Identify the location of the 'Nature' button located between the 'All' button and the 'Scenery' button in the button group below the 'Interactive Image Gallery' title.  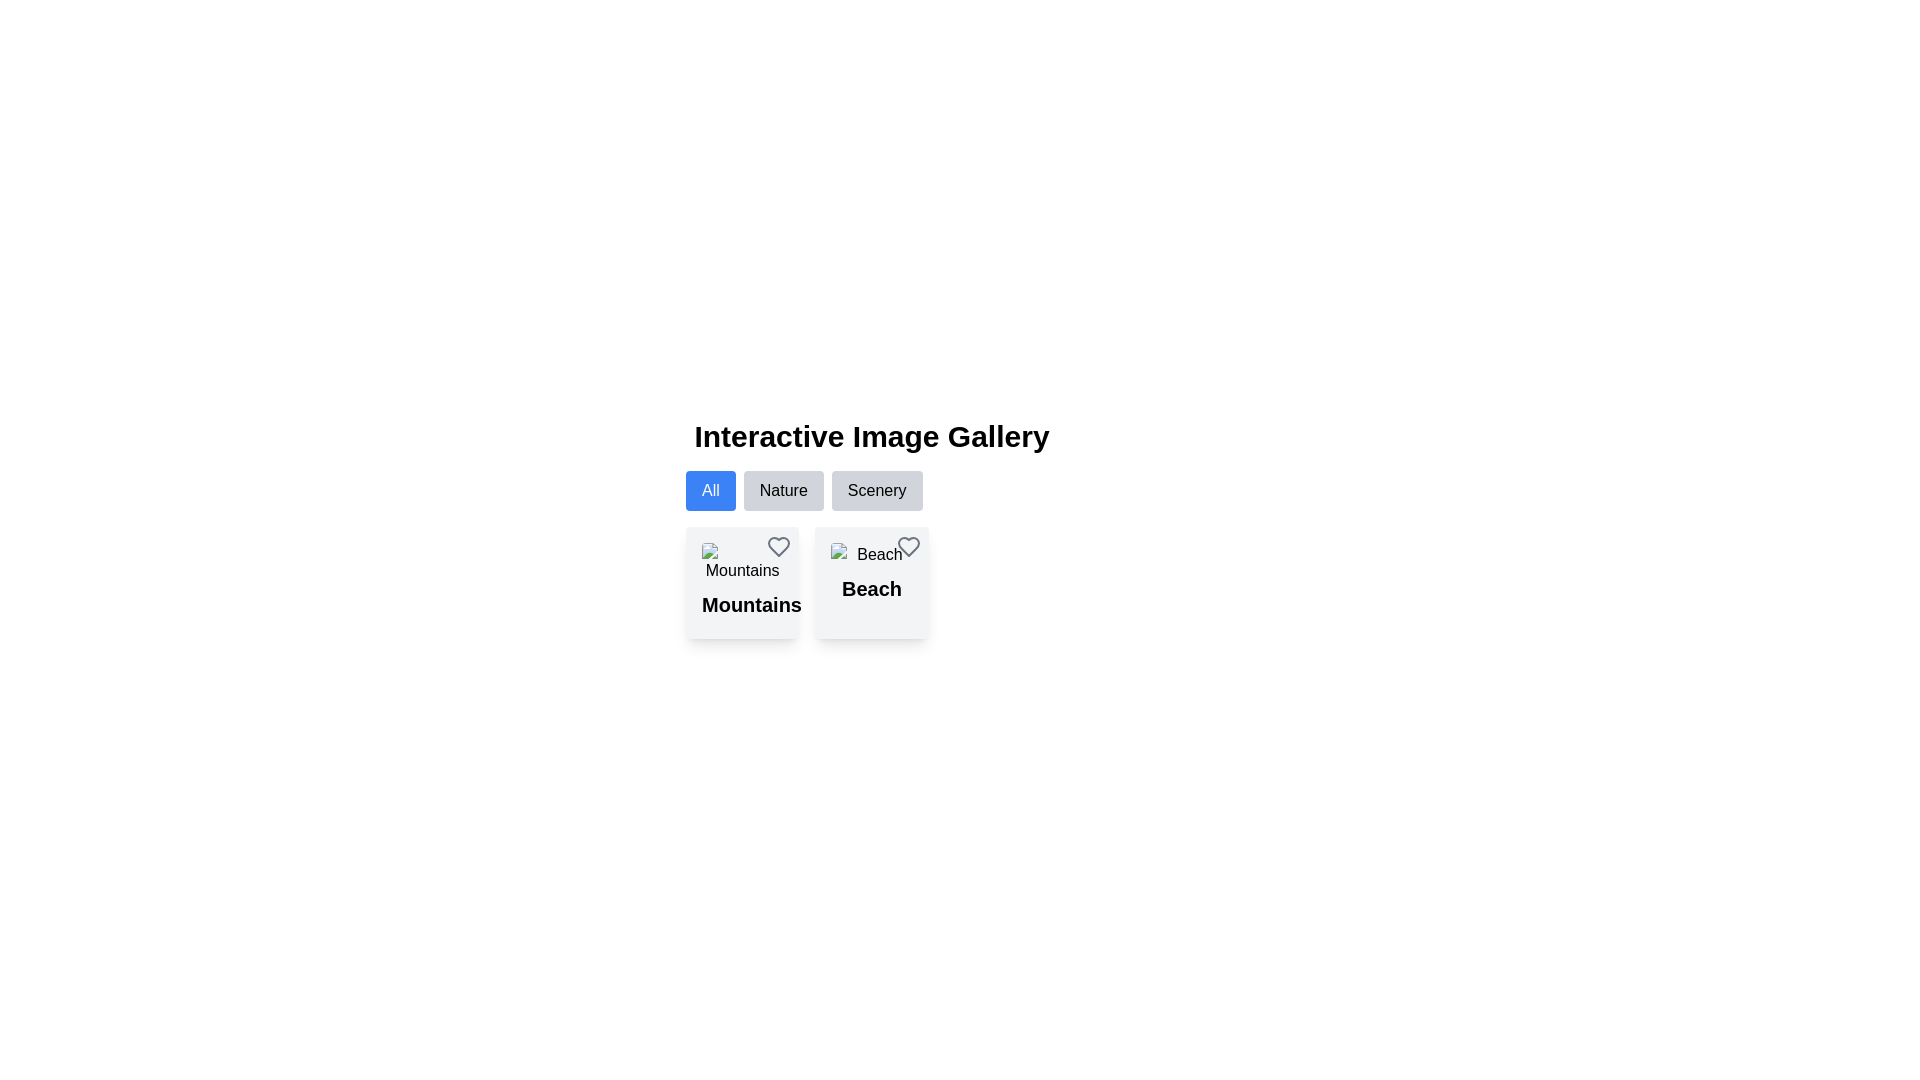
(782, 490).